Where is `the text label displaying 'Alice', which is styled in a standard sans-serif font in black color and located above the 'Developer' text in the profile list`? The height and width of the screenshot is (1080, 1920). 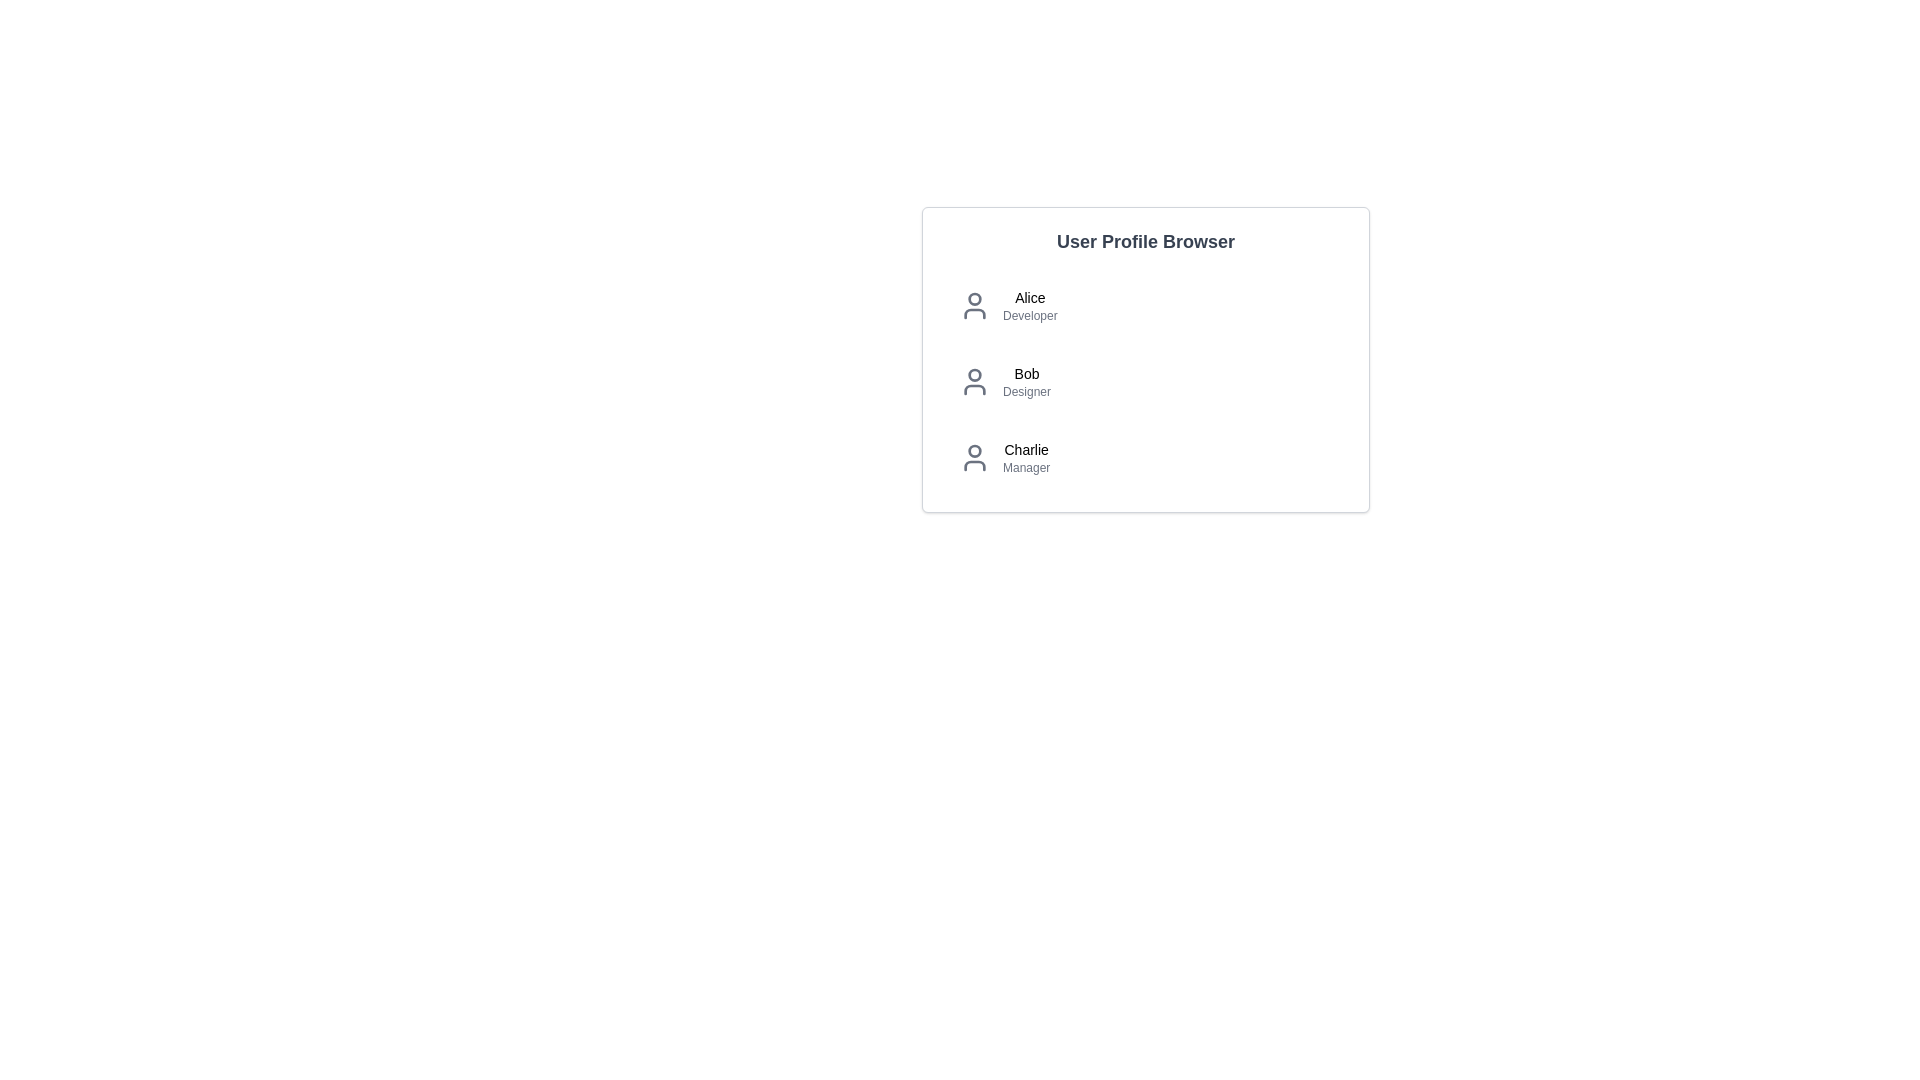 the text label displaying 'Alice', which is styled in a standard sans-serif font in black color and located above the 'Developer' text in the profile list is located at coordinates (1030, 297).